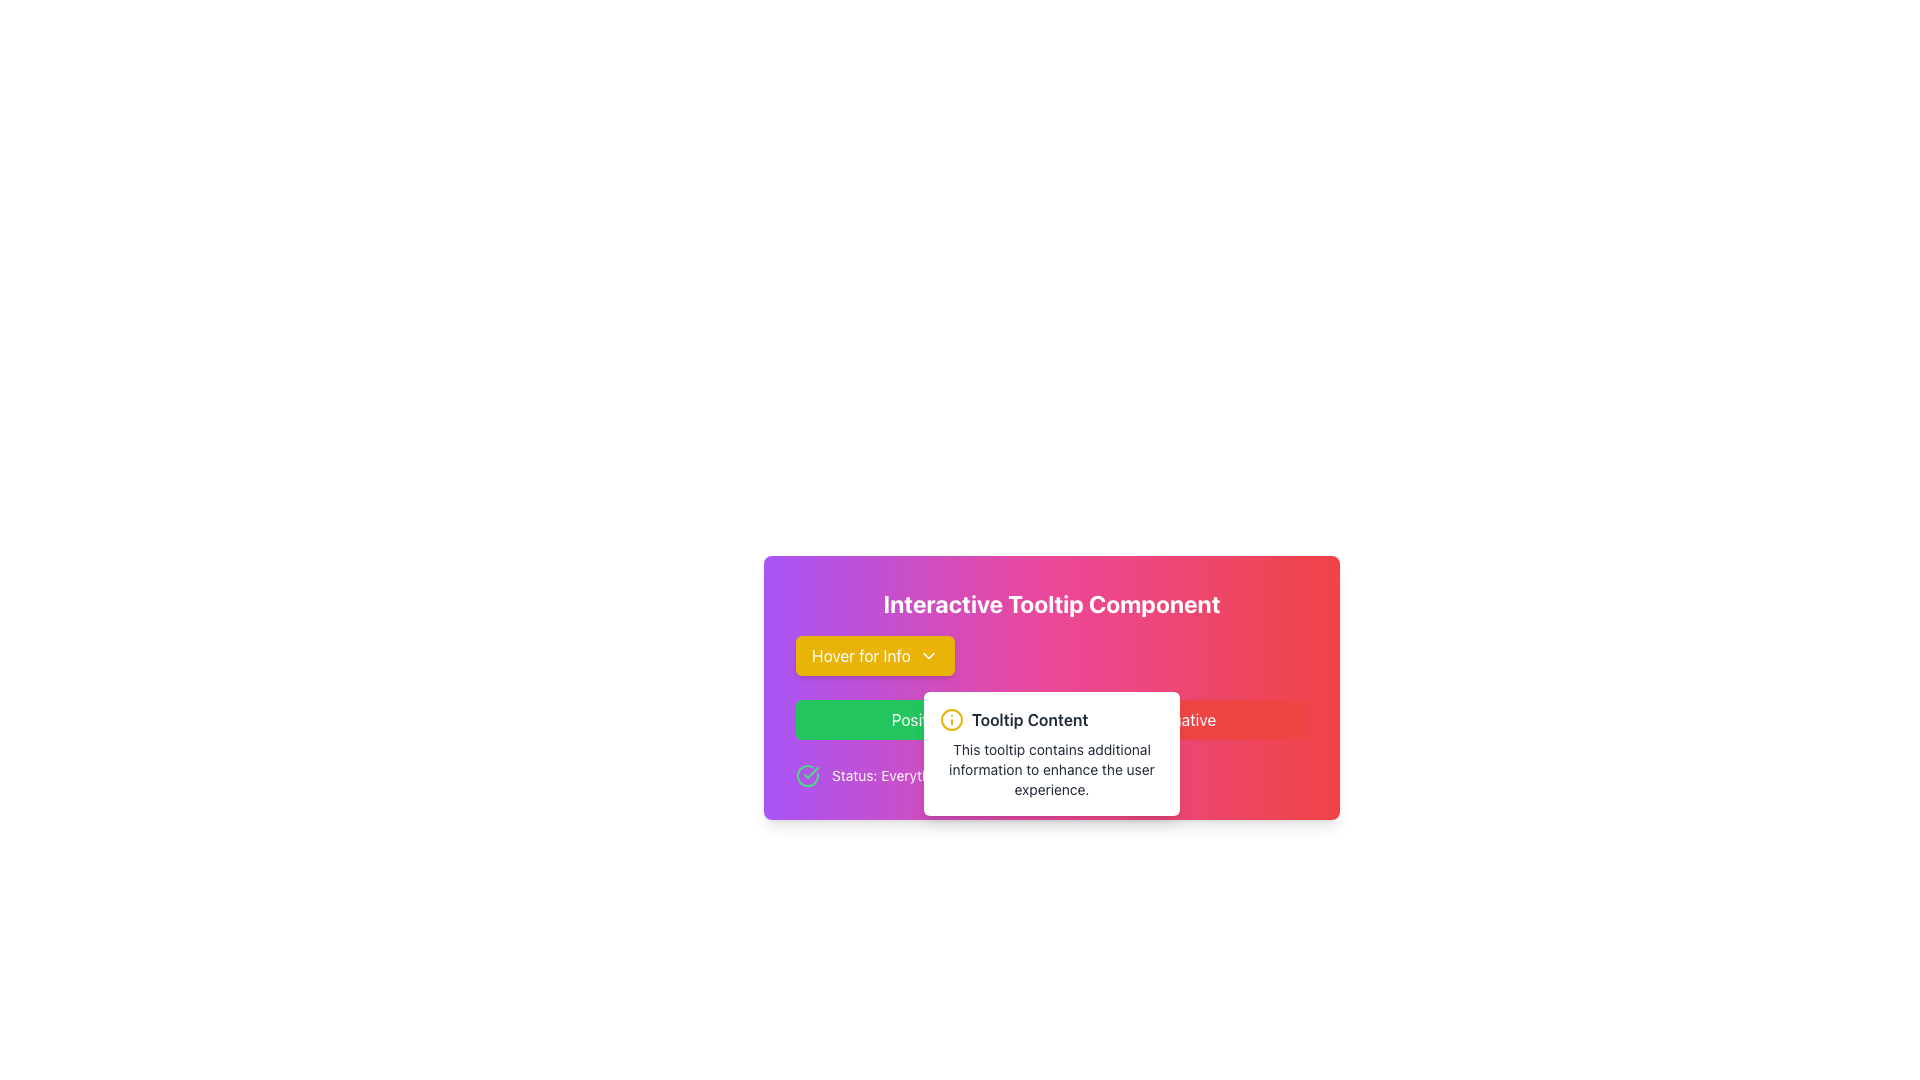 The width and height of the screenshot is (1920, 1080). Describe the element at coordinates (950, 720) in the screenshot. I see `the circular decorative element with a yellow border that is located at the center of the information icon within the tooltip labeled 'Tooltip Content'` at that location.